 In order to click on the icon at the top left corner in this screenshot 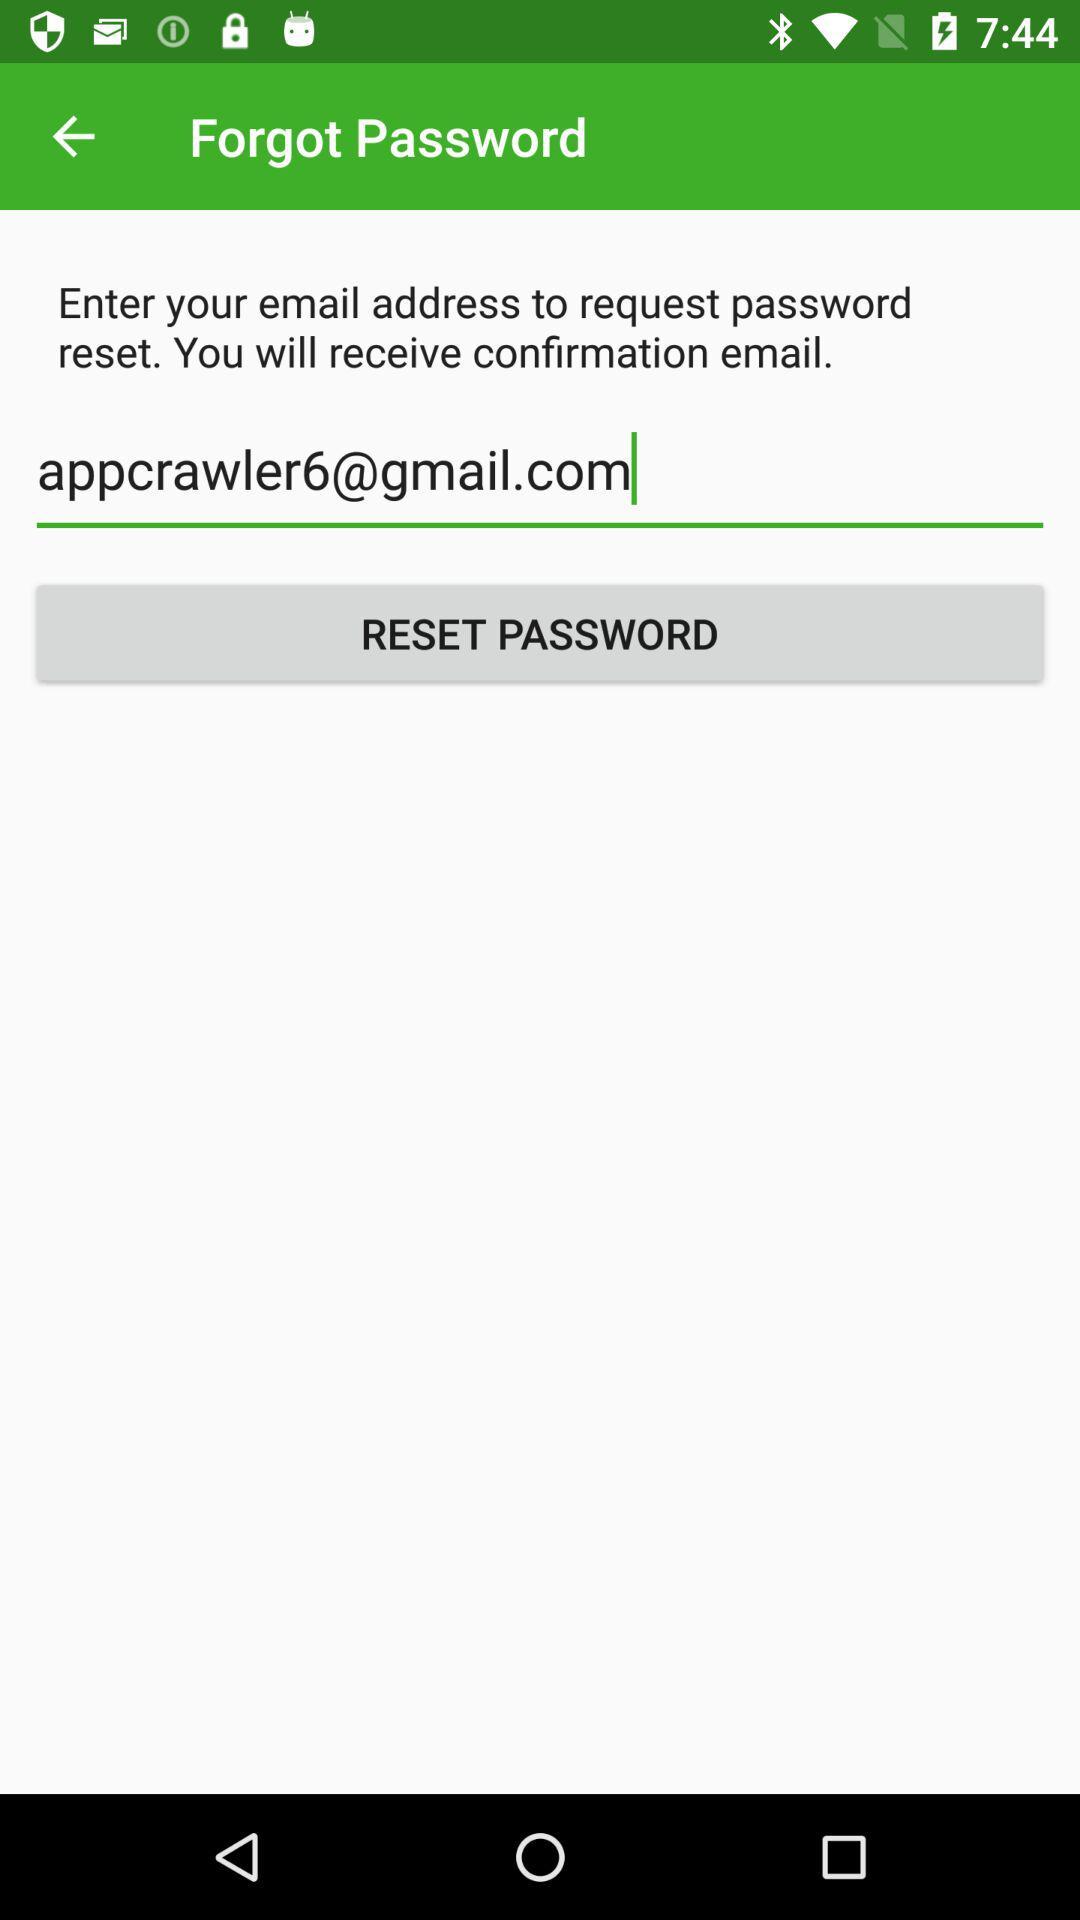, I will do `click(72, 135)`.